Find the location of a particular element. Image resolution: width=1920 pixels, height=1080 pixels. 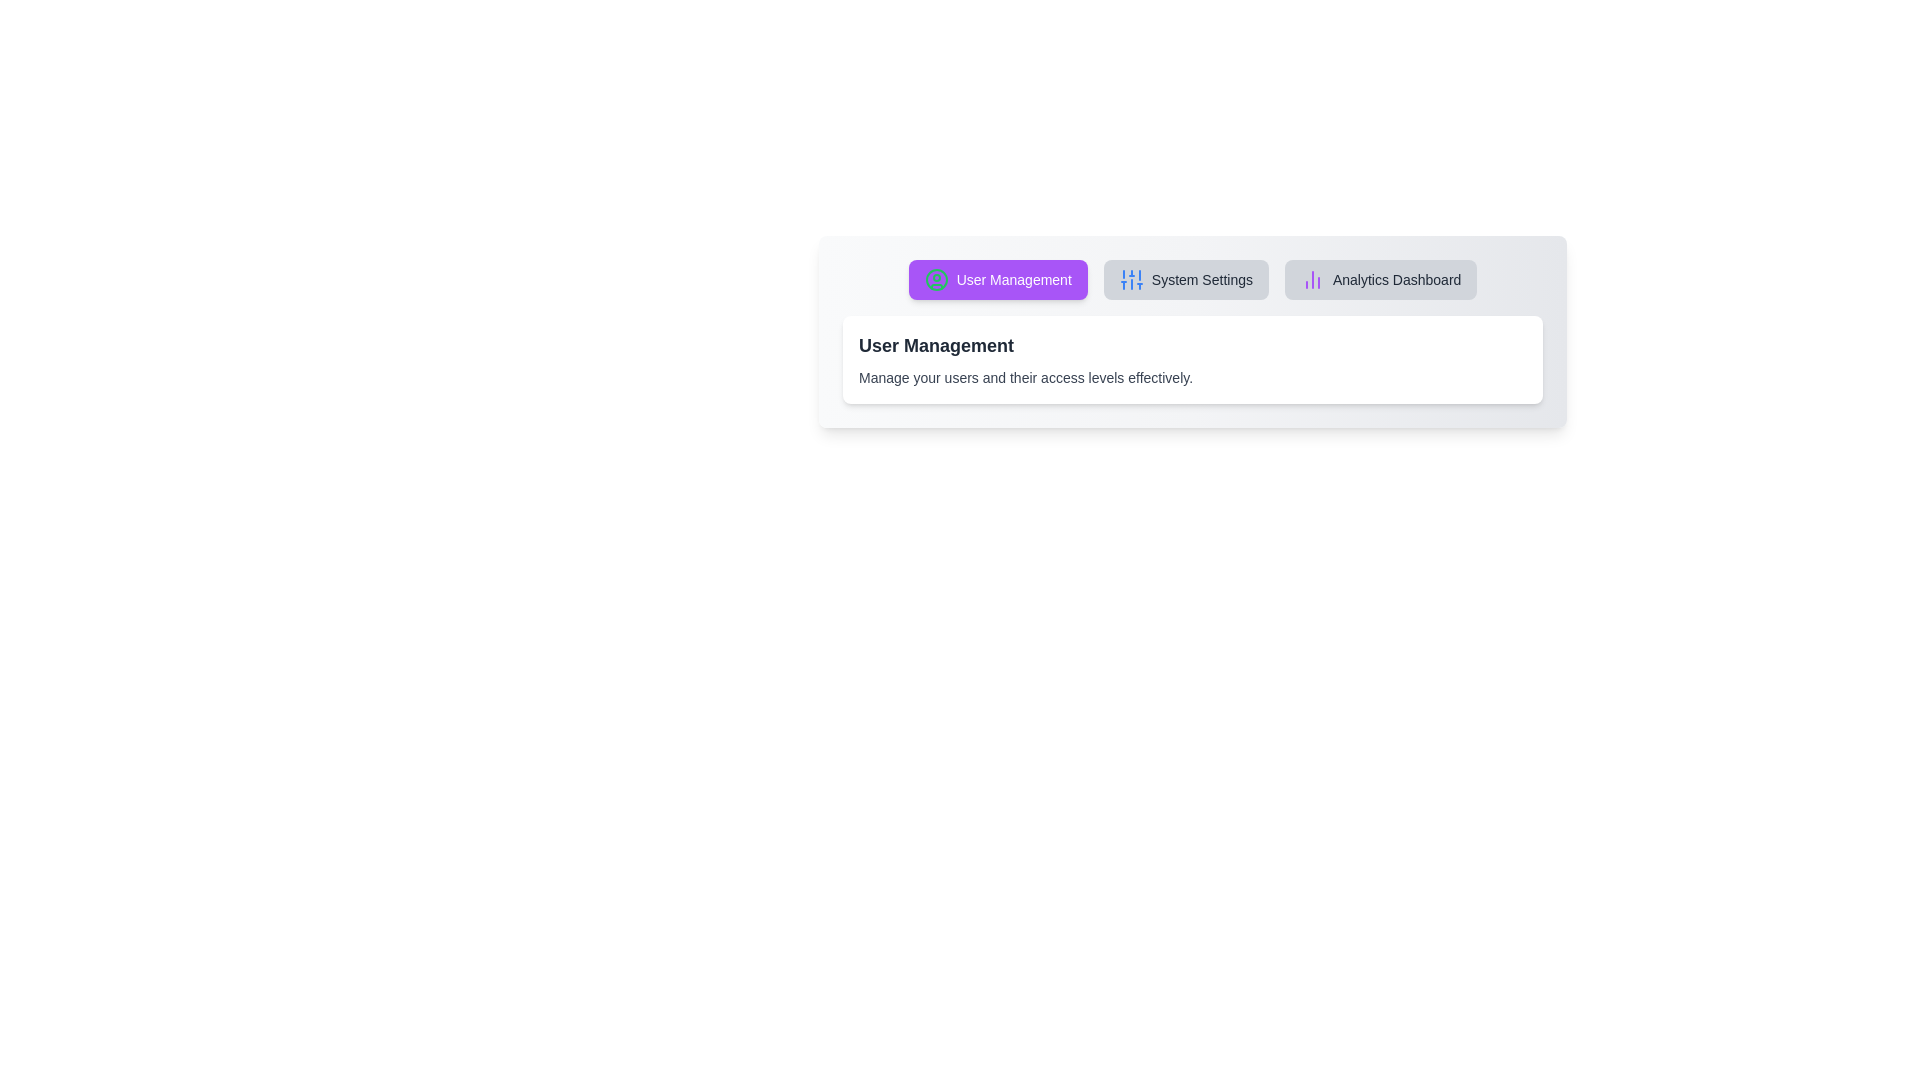

the tab labeled System Settings is located at coordinates (1185, 280).